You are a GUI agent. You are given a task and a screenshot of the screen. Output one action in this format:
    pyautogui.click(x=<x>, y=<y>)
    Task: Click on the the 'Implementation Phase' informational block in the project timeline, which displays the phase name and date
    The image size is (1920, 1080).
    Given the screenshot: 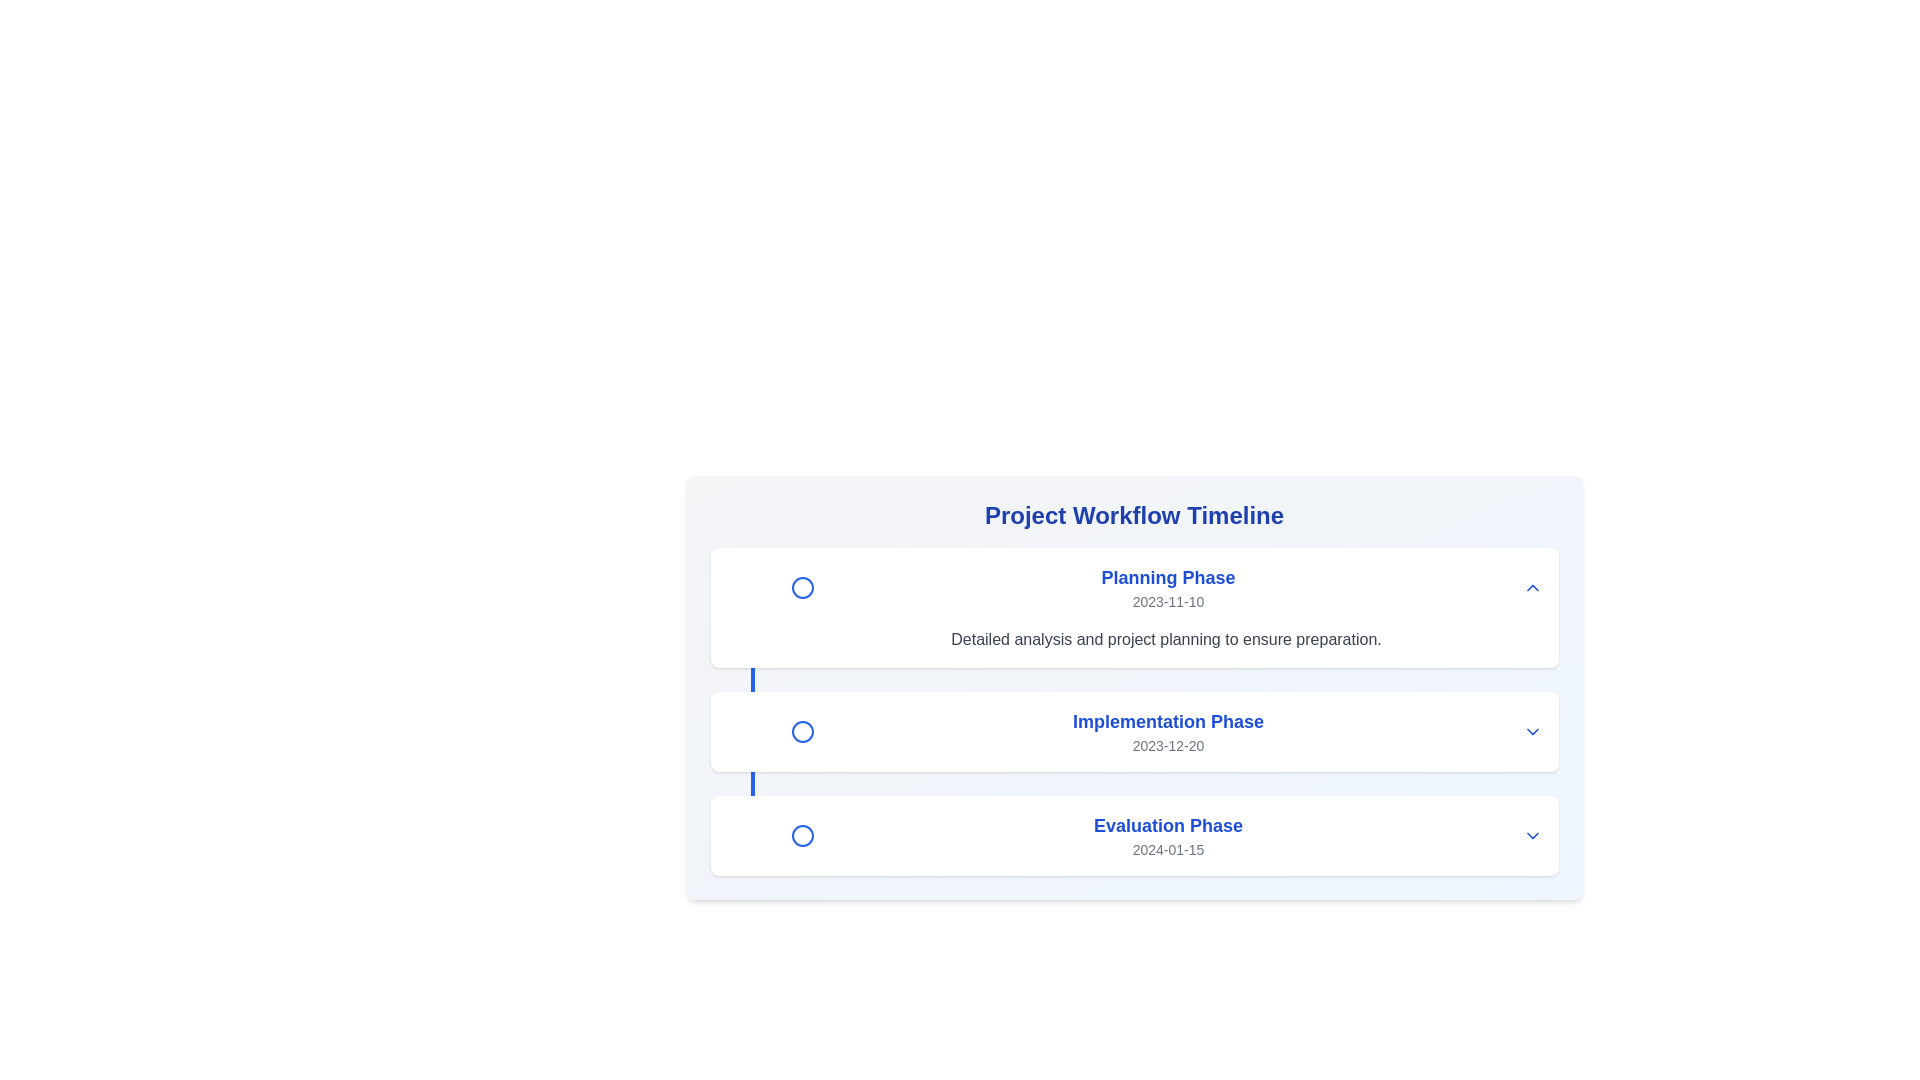 What is the action you would take?
    pyautogui.click(x=1168, y=732)
    